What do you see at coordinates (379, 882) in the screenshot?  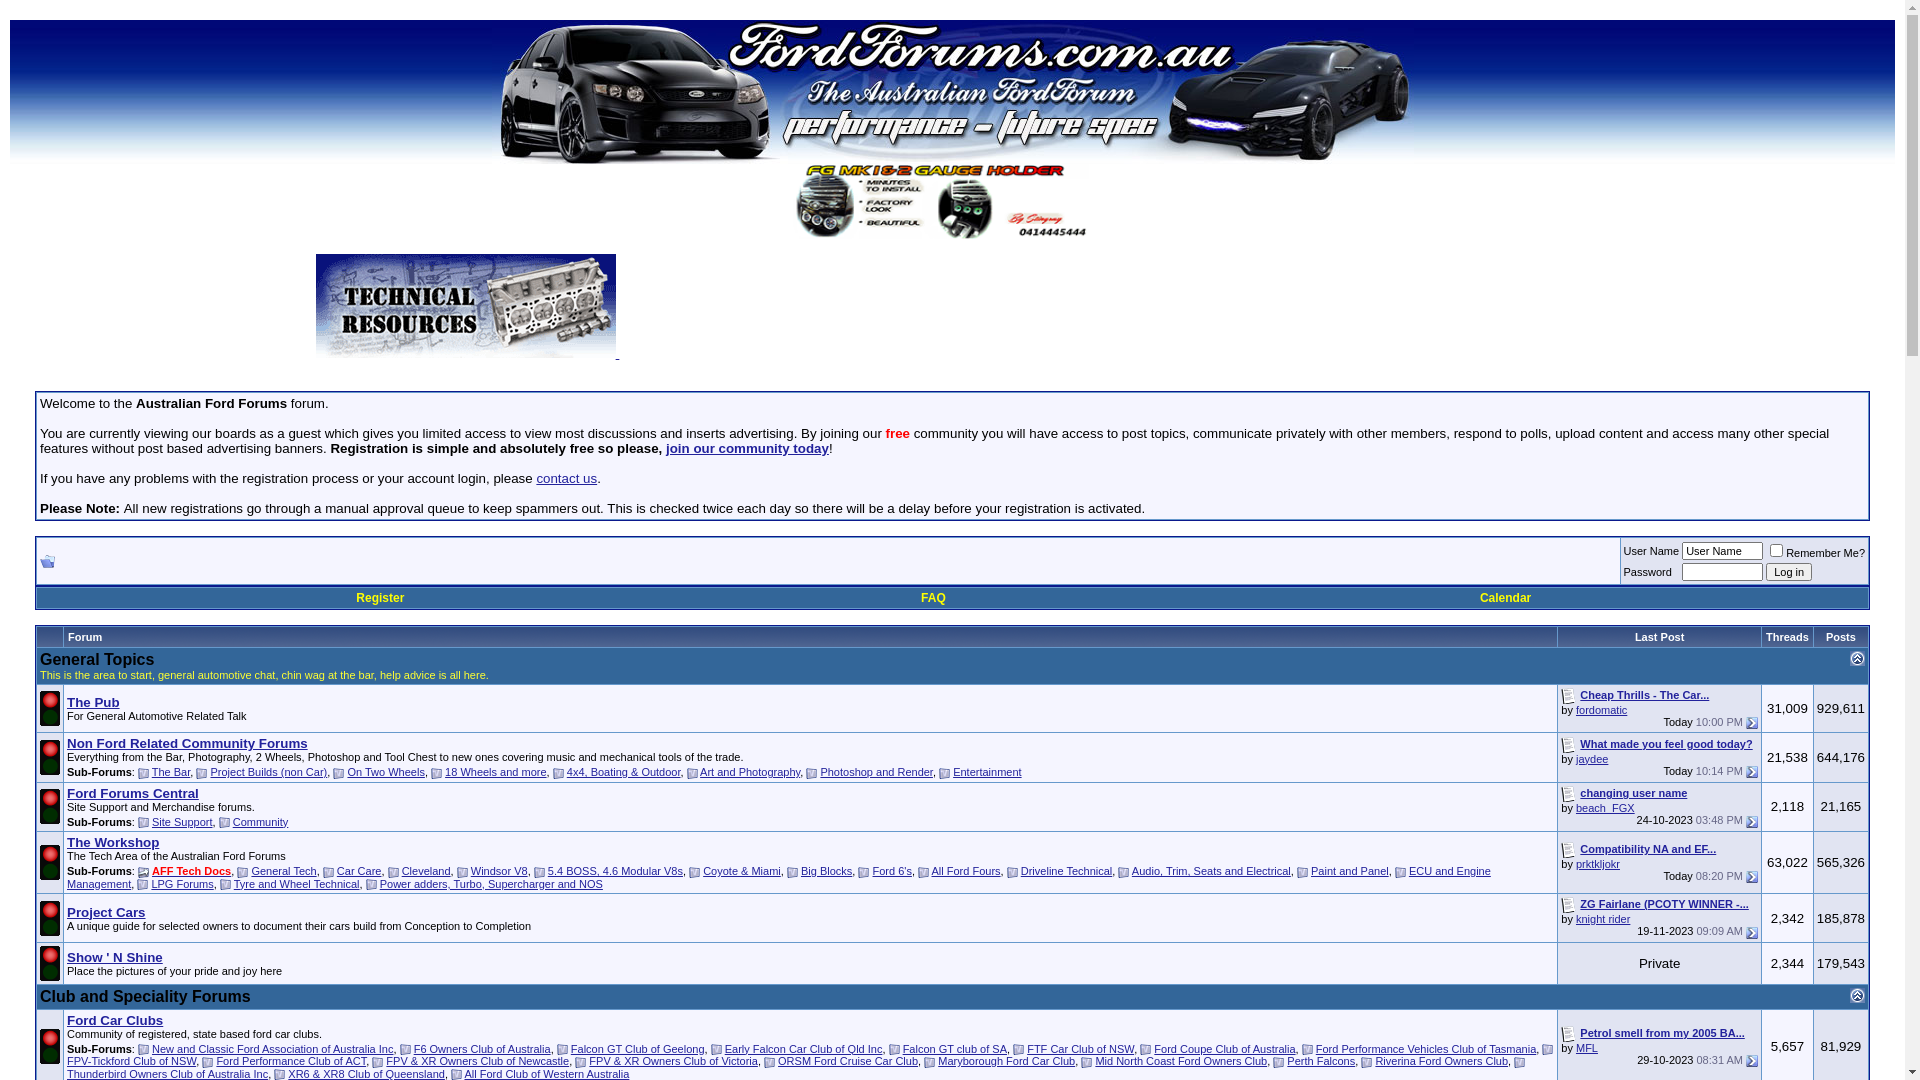 I see `'Power adders, Turbo, Supercharger and NOS'` at bounding box center [379, 882].